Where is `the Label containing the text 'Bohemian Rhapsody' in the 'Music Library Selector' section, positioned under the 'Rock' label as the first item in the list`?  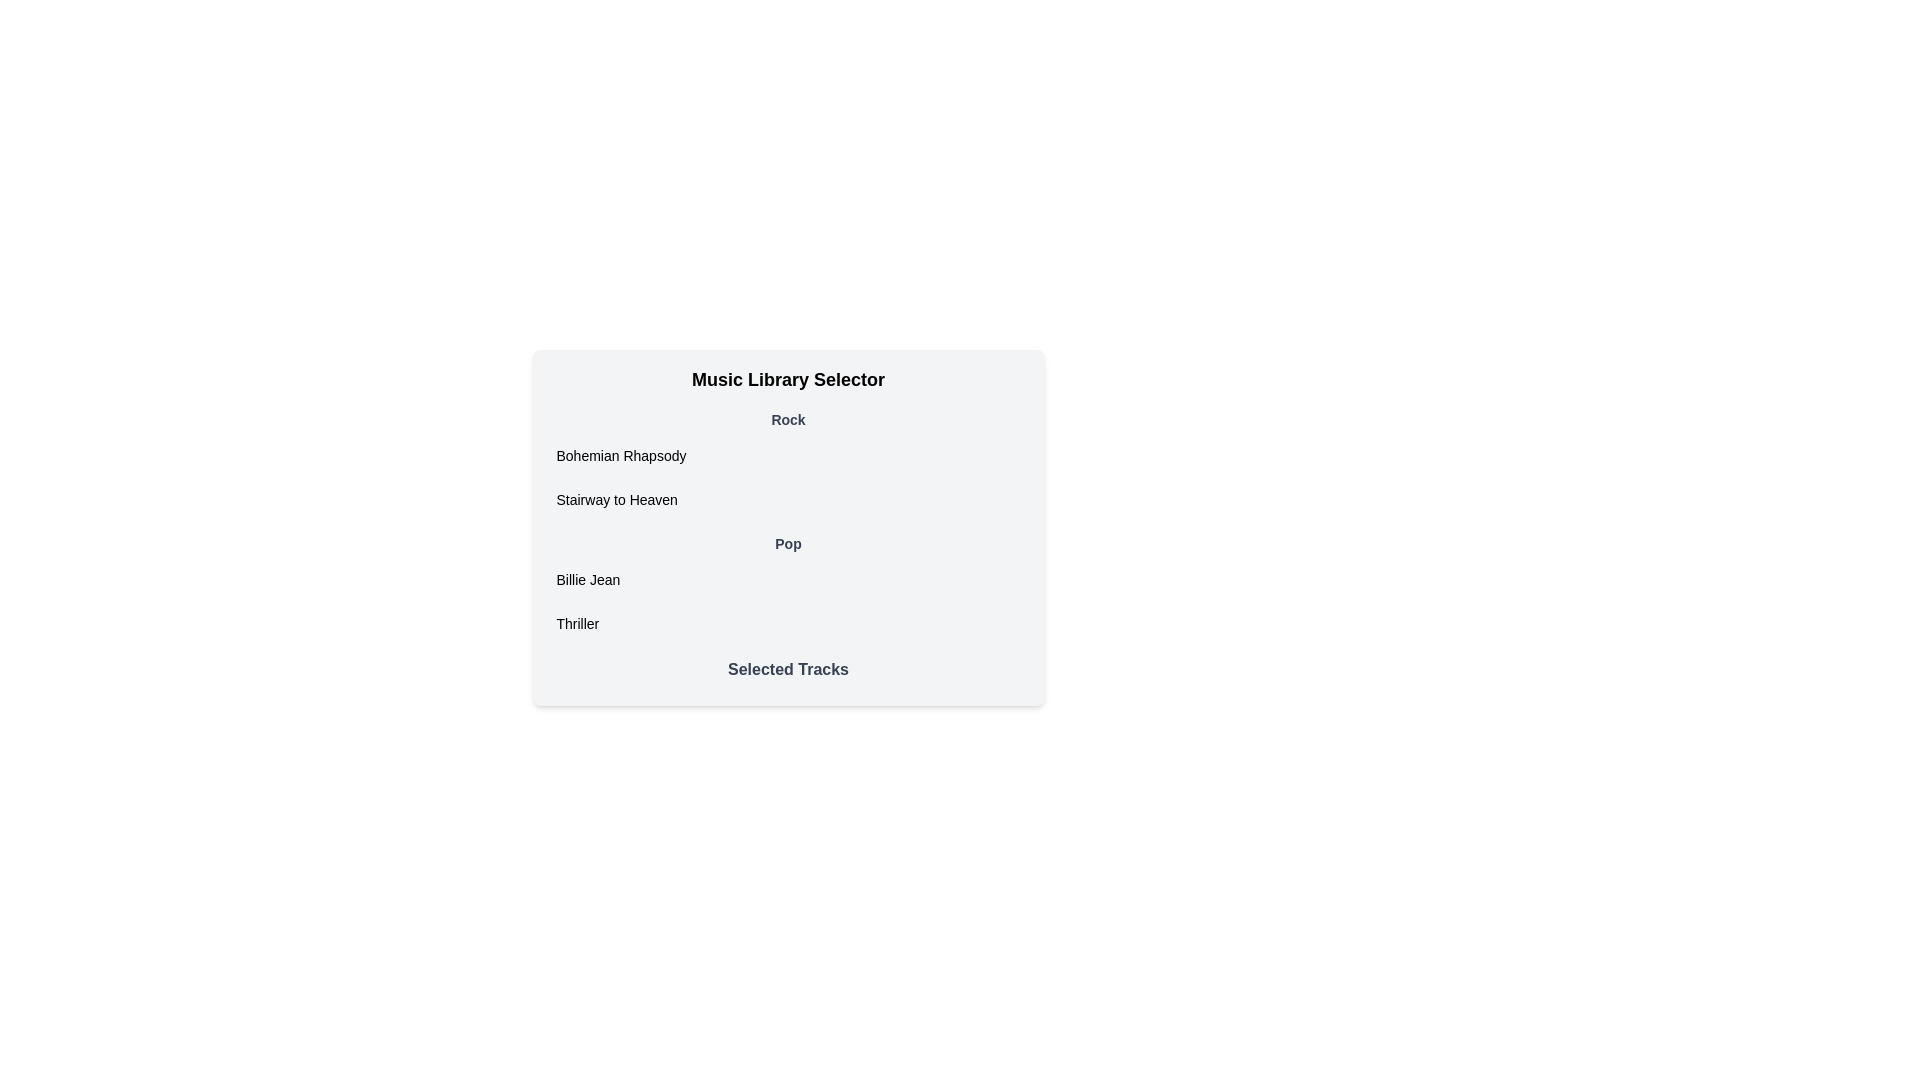
the Label containing the text 'Bohemian Rhapsody' in the 'Music Library Selector' section, positioned under the 'Rock' label as the first item in the list is located at coordinates (620, 455).